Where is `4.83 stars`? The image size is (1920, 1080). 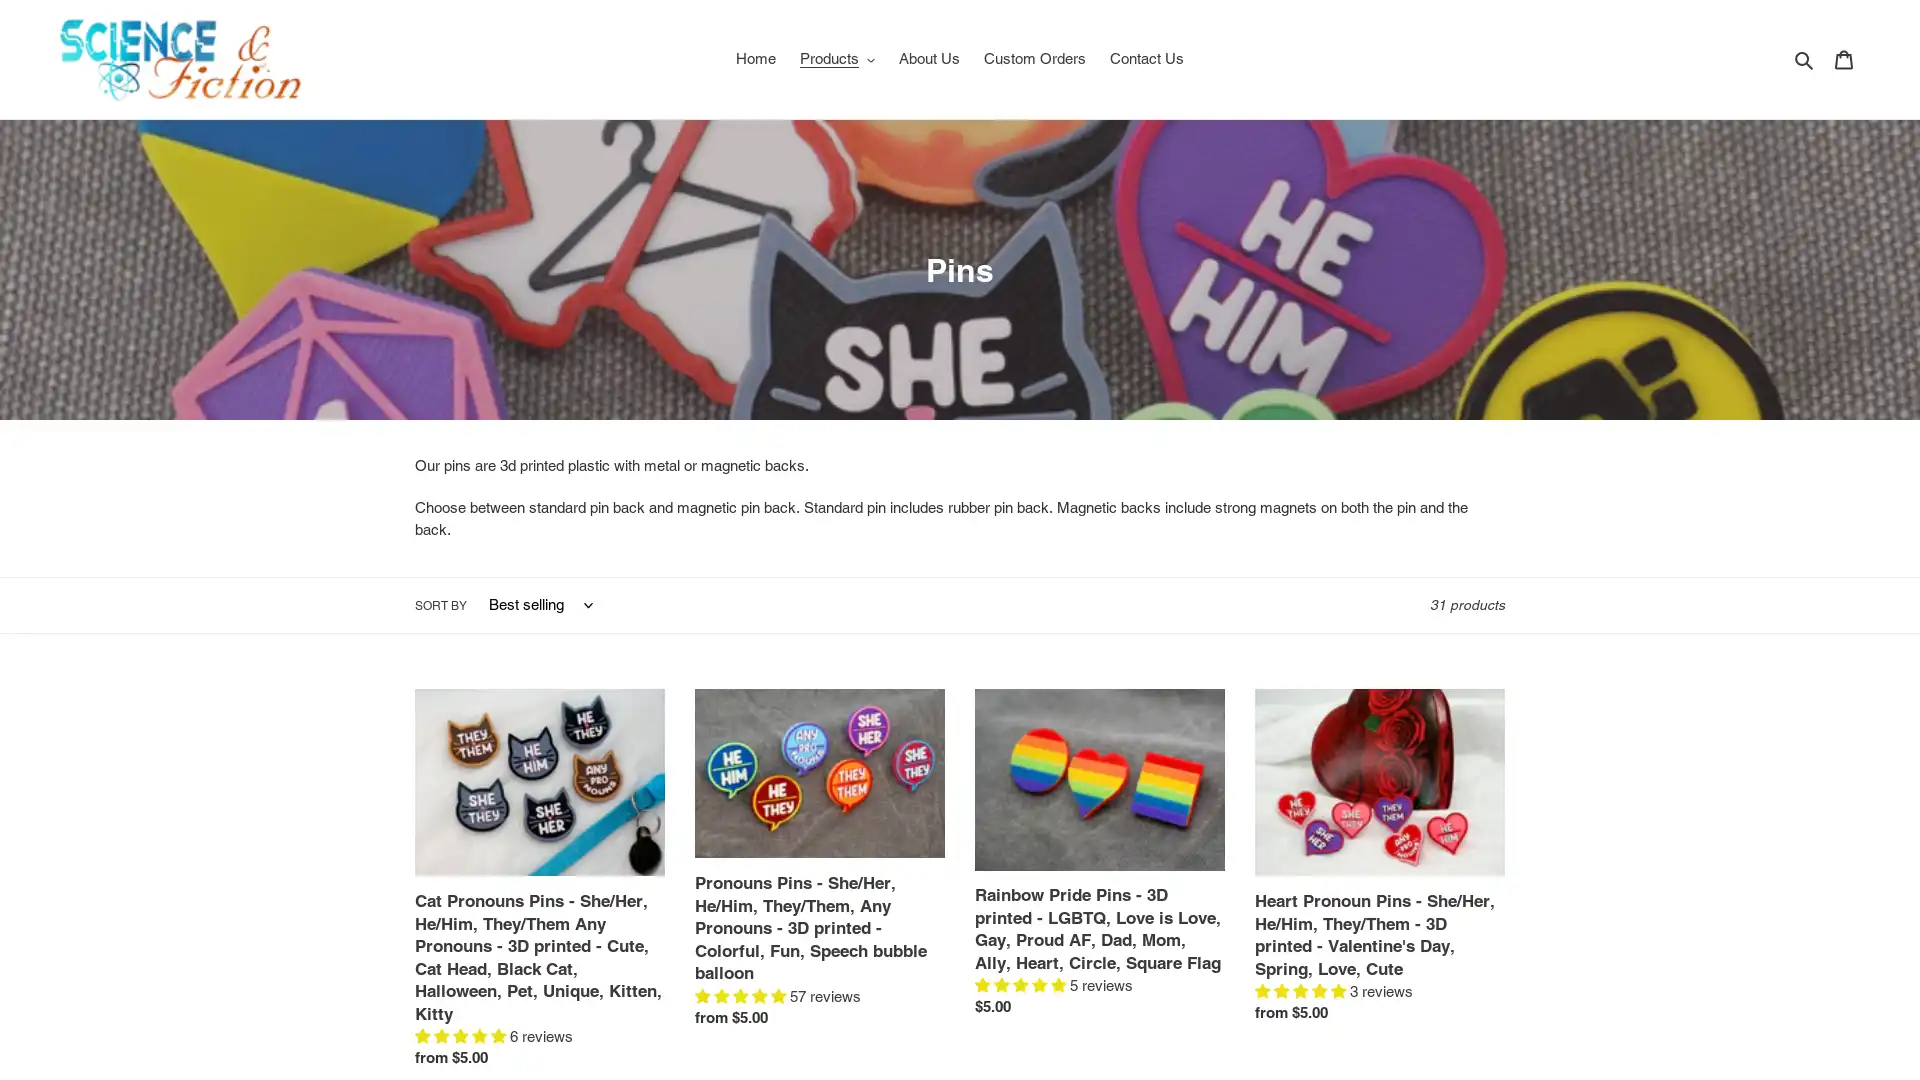 4.83 stars is located at coordinates (461, 1035).